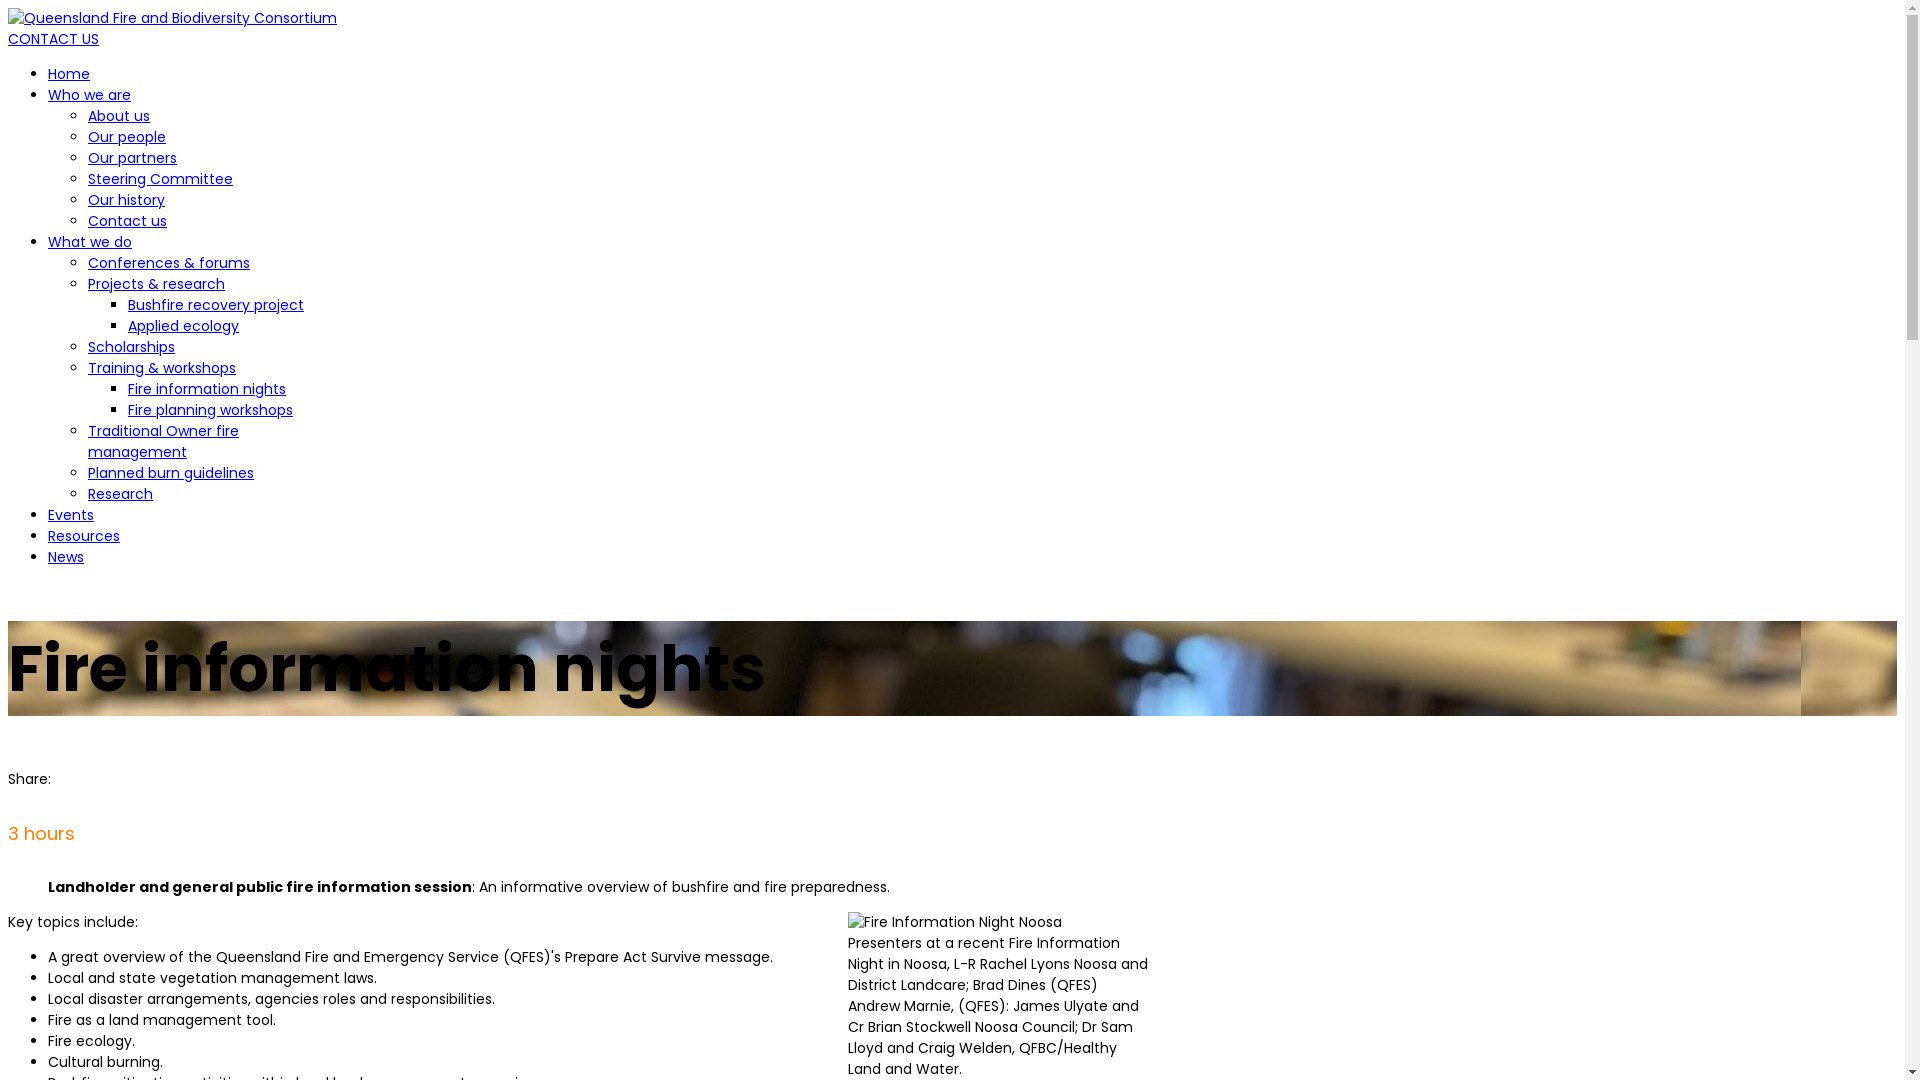 This screenshot has width=1920, height=1080. I want to click on 'CONTACT US', so click(53, 38).